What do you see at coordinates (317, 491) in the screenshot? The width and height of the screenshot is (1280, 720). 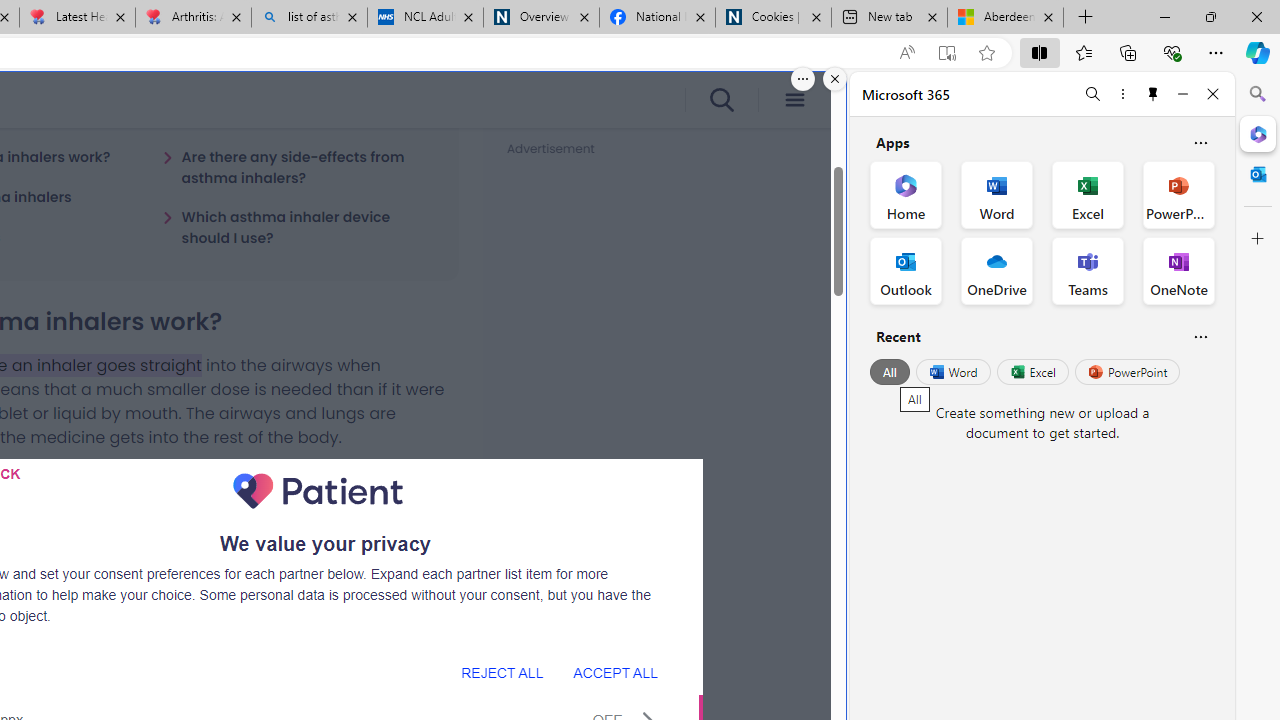 I see `'Publisher Logo'` at bounding box center [317, 491].